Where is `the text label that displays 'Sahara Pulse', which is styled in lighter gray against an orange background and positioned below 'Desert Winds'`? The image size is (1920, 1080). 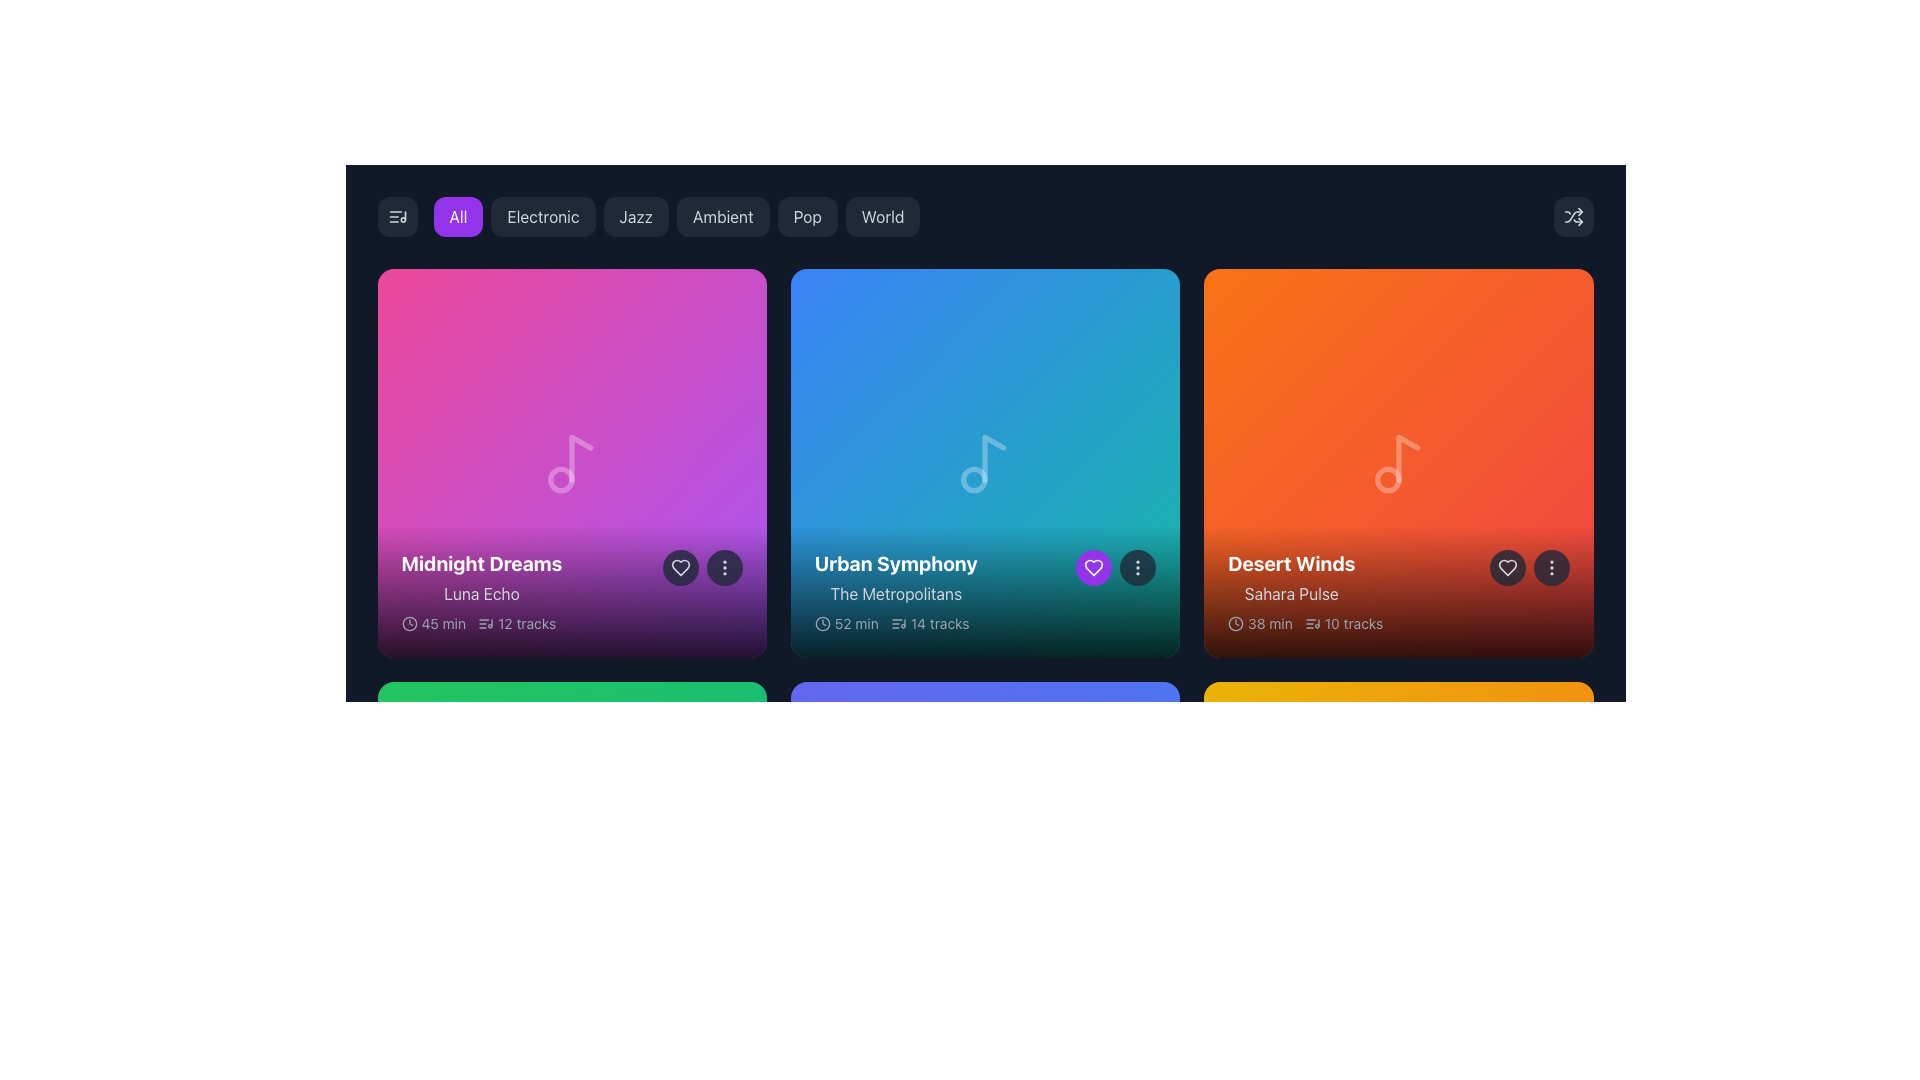
the text label that displays 'Sahara Pulse', which is styled in lighter gray against an orange background and positioned below 'Desert Winds' is located at coordinates (1291, 593).